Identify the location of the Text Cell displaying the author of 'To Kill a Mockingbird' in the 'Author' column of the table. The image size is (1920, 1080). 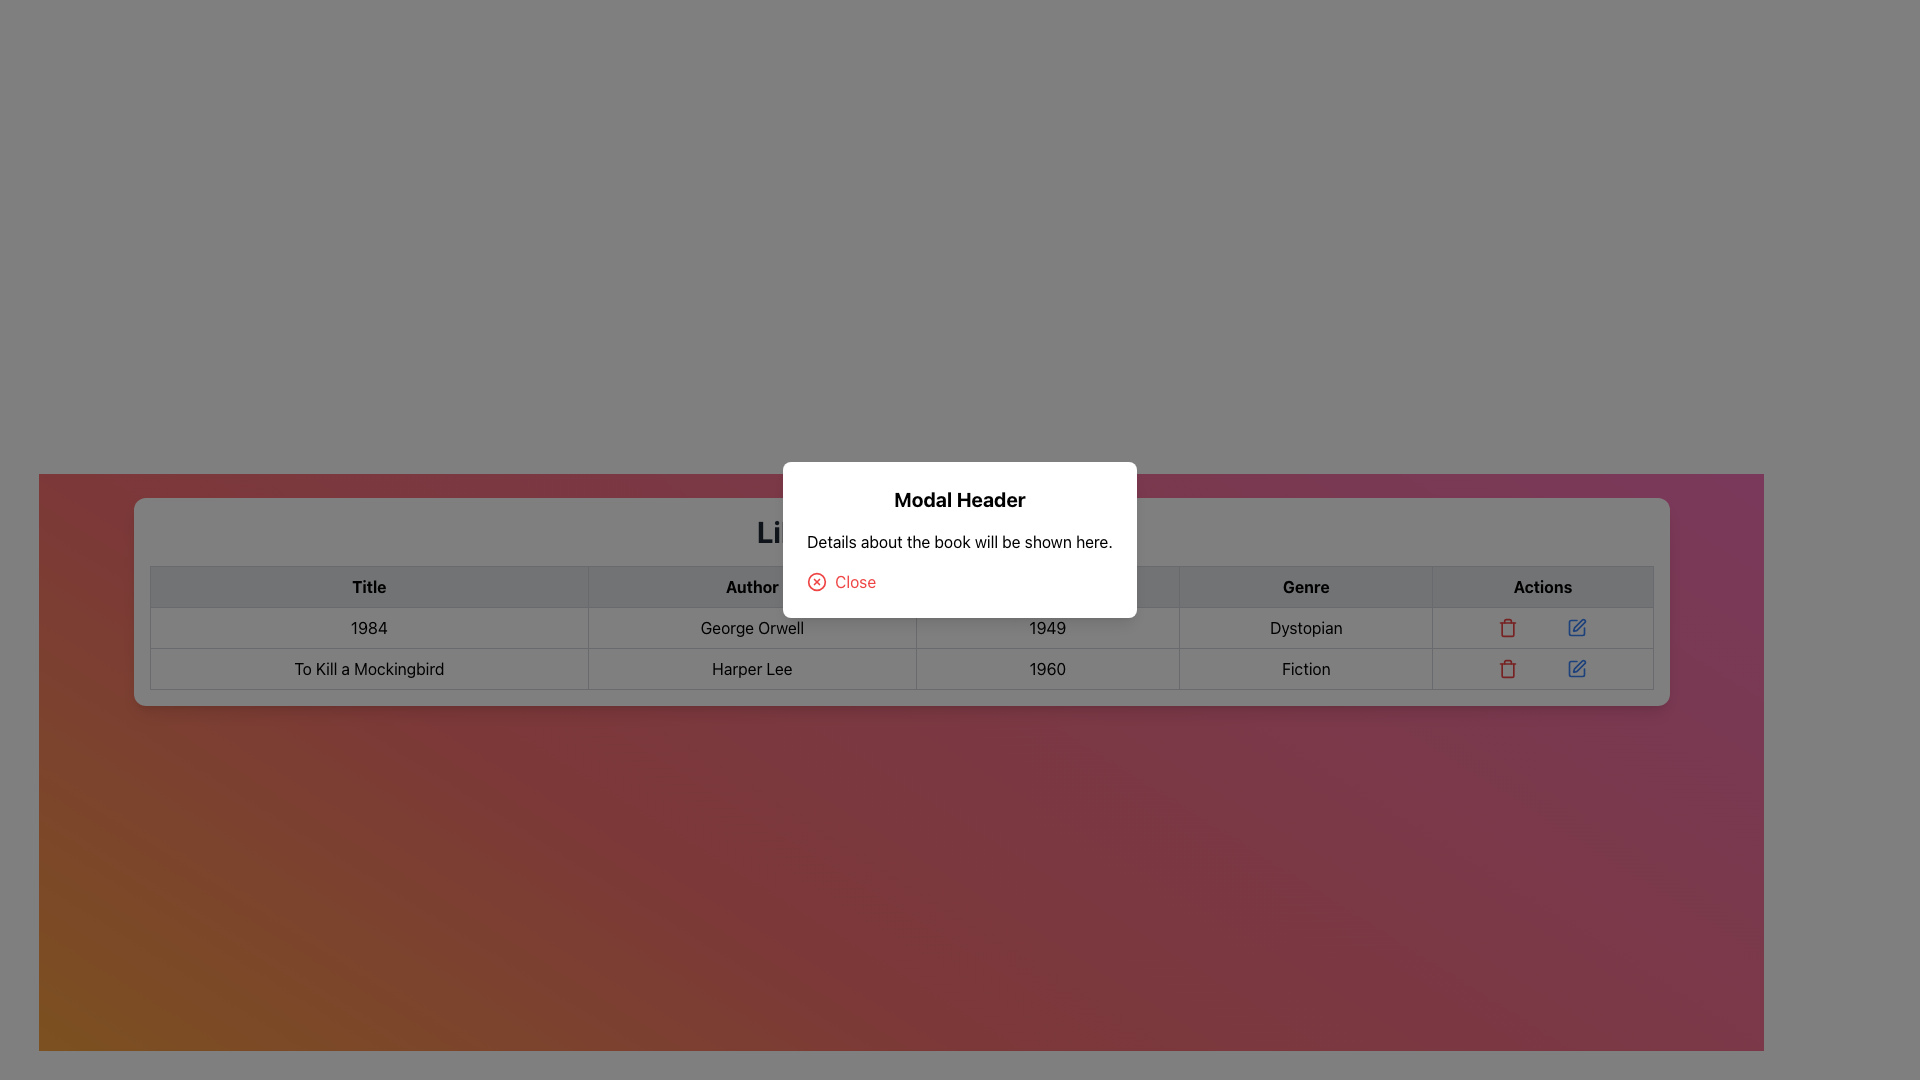
(751, 668).